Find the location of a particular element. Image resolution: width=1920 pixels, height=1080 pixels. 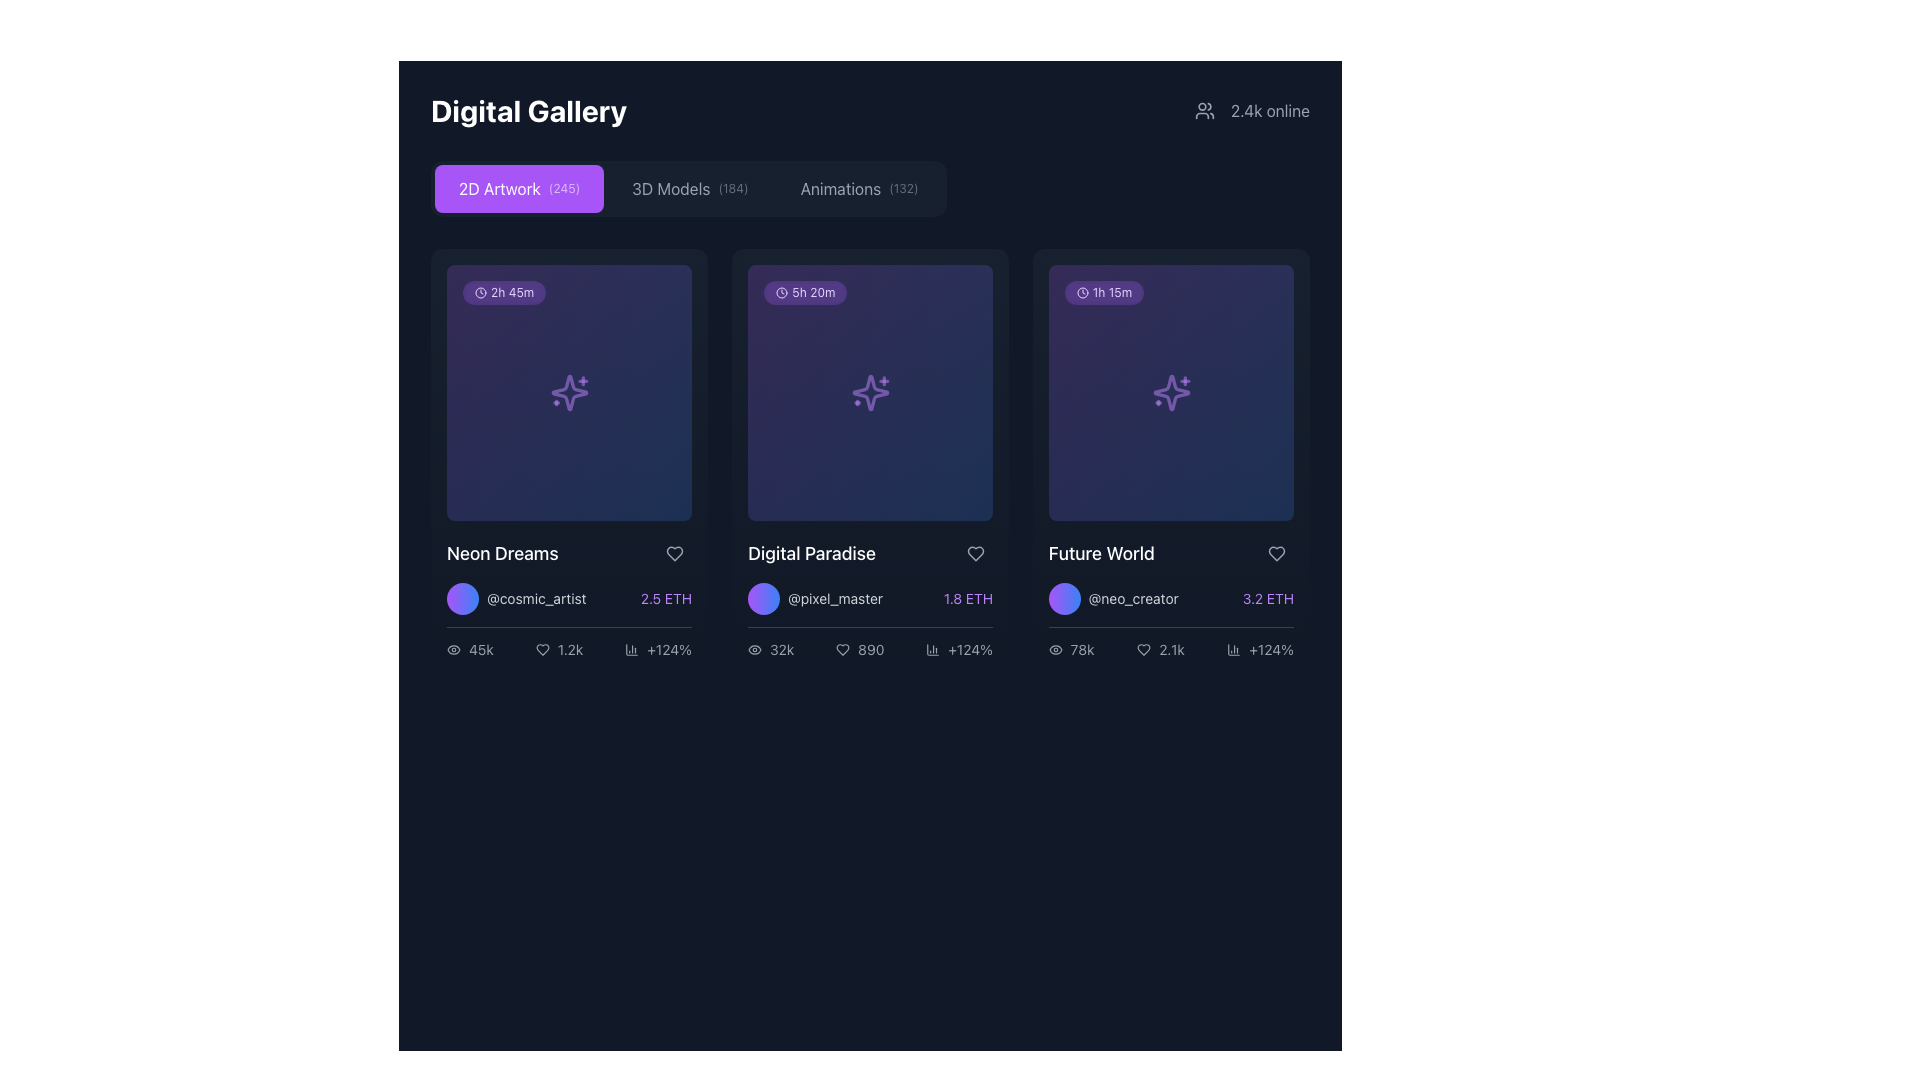

the 'Animations(132)' tab to change its appearance from gray to white text on a dark gray background is located at coordinates (859, 189).